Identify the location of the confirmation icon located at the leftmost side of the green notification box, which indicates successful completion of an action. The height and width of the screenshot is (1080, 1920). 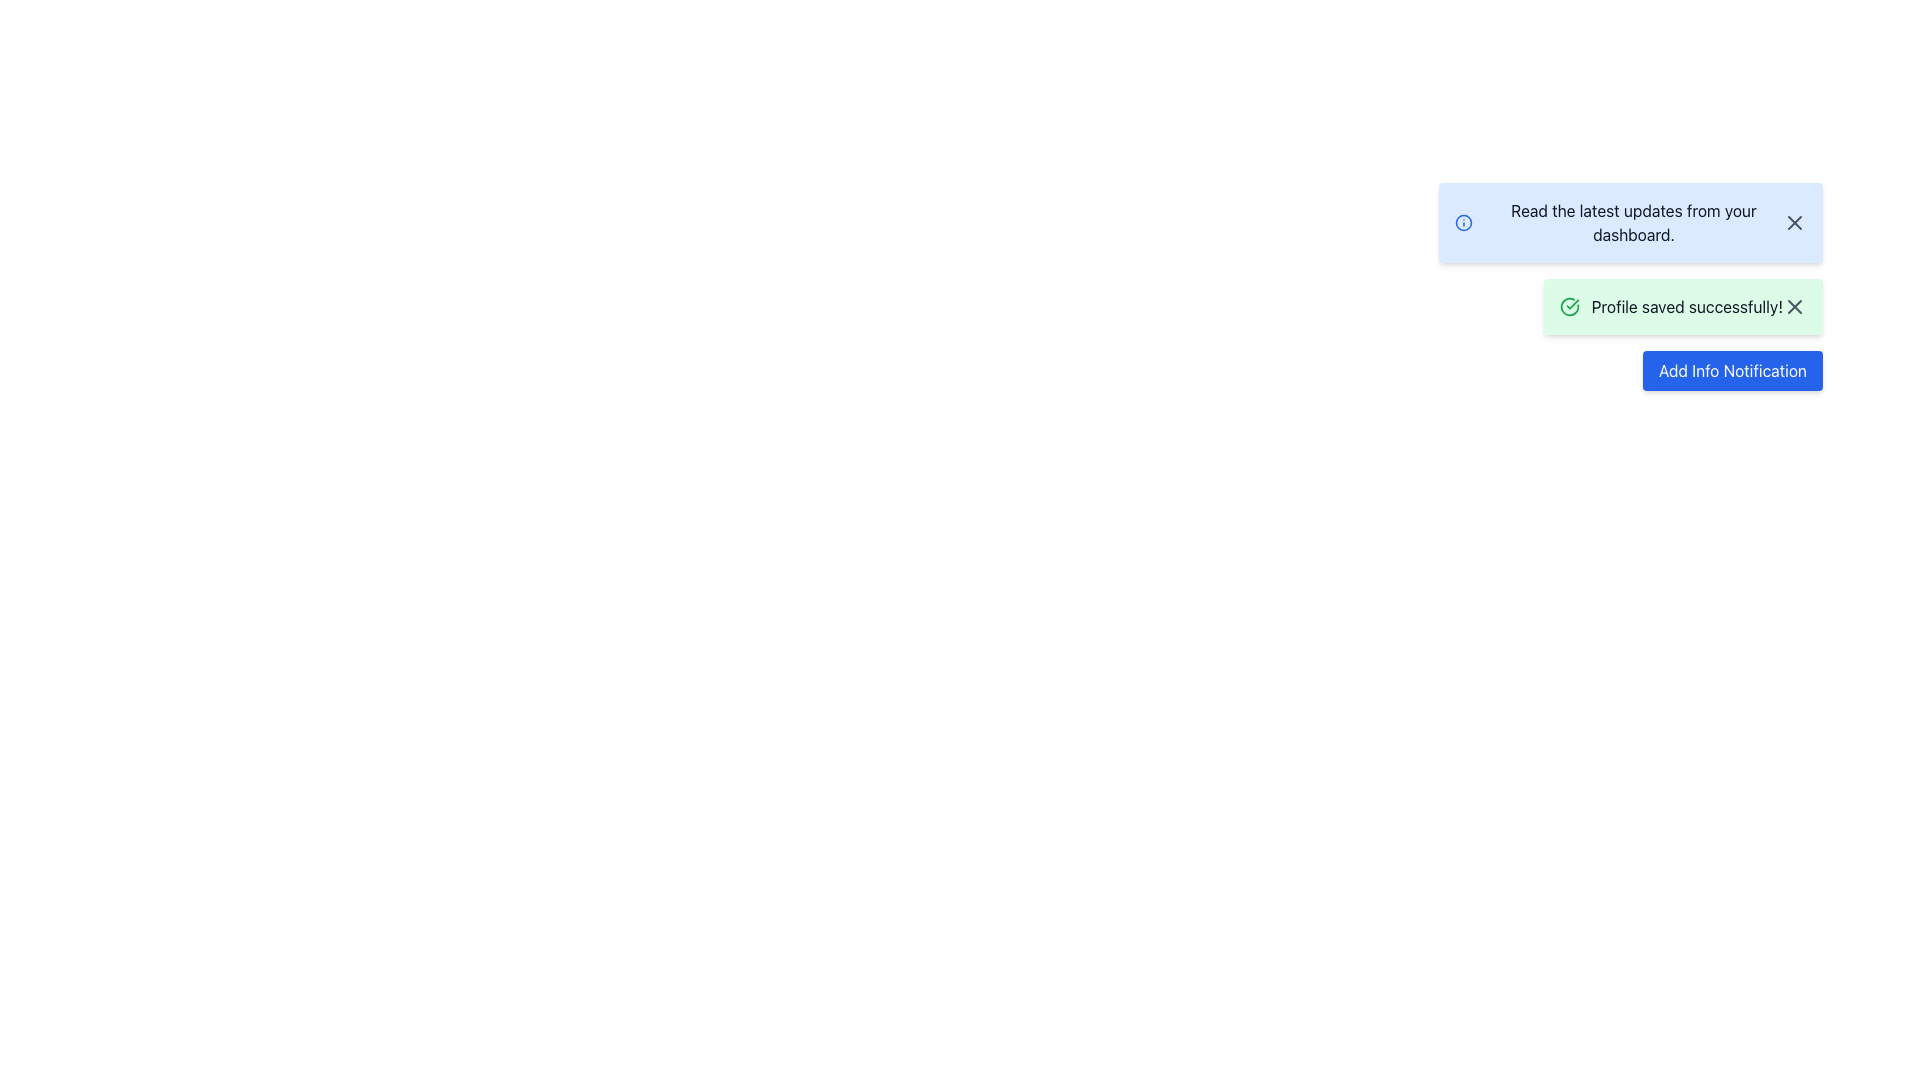
(1568, 307).